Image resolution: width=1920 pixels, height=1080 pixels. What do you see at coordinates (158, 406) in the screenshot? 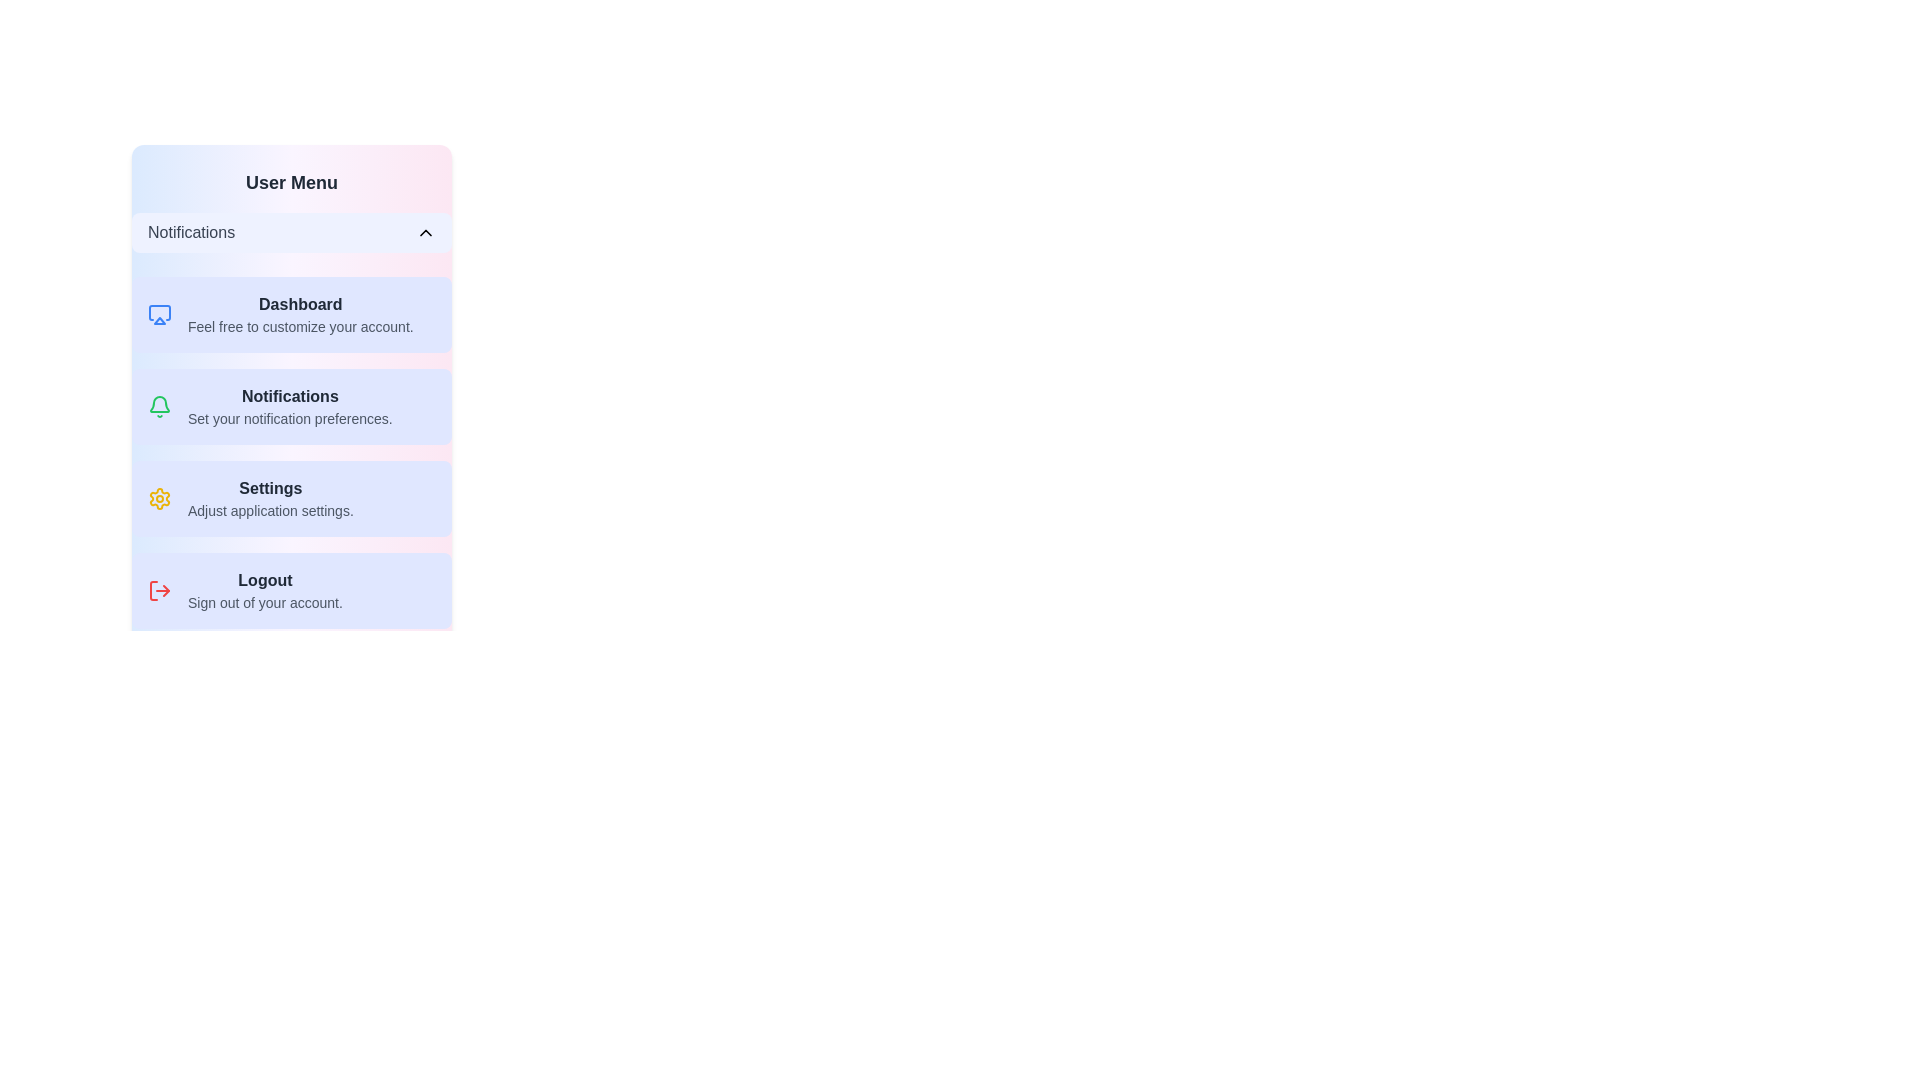
I see `the icon associated with the Notifications menu item` at bounding box center [158, 406].